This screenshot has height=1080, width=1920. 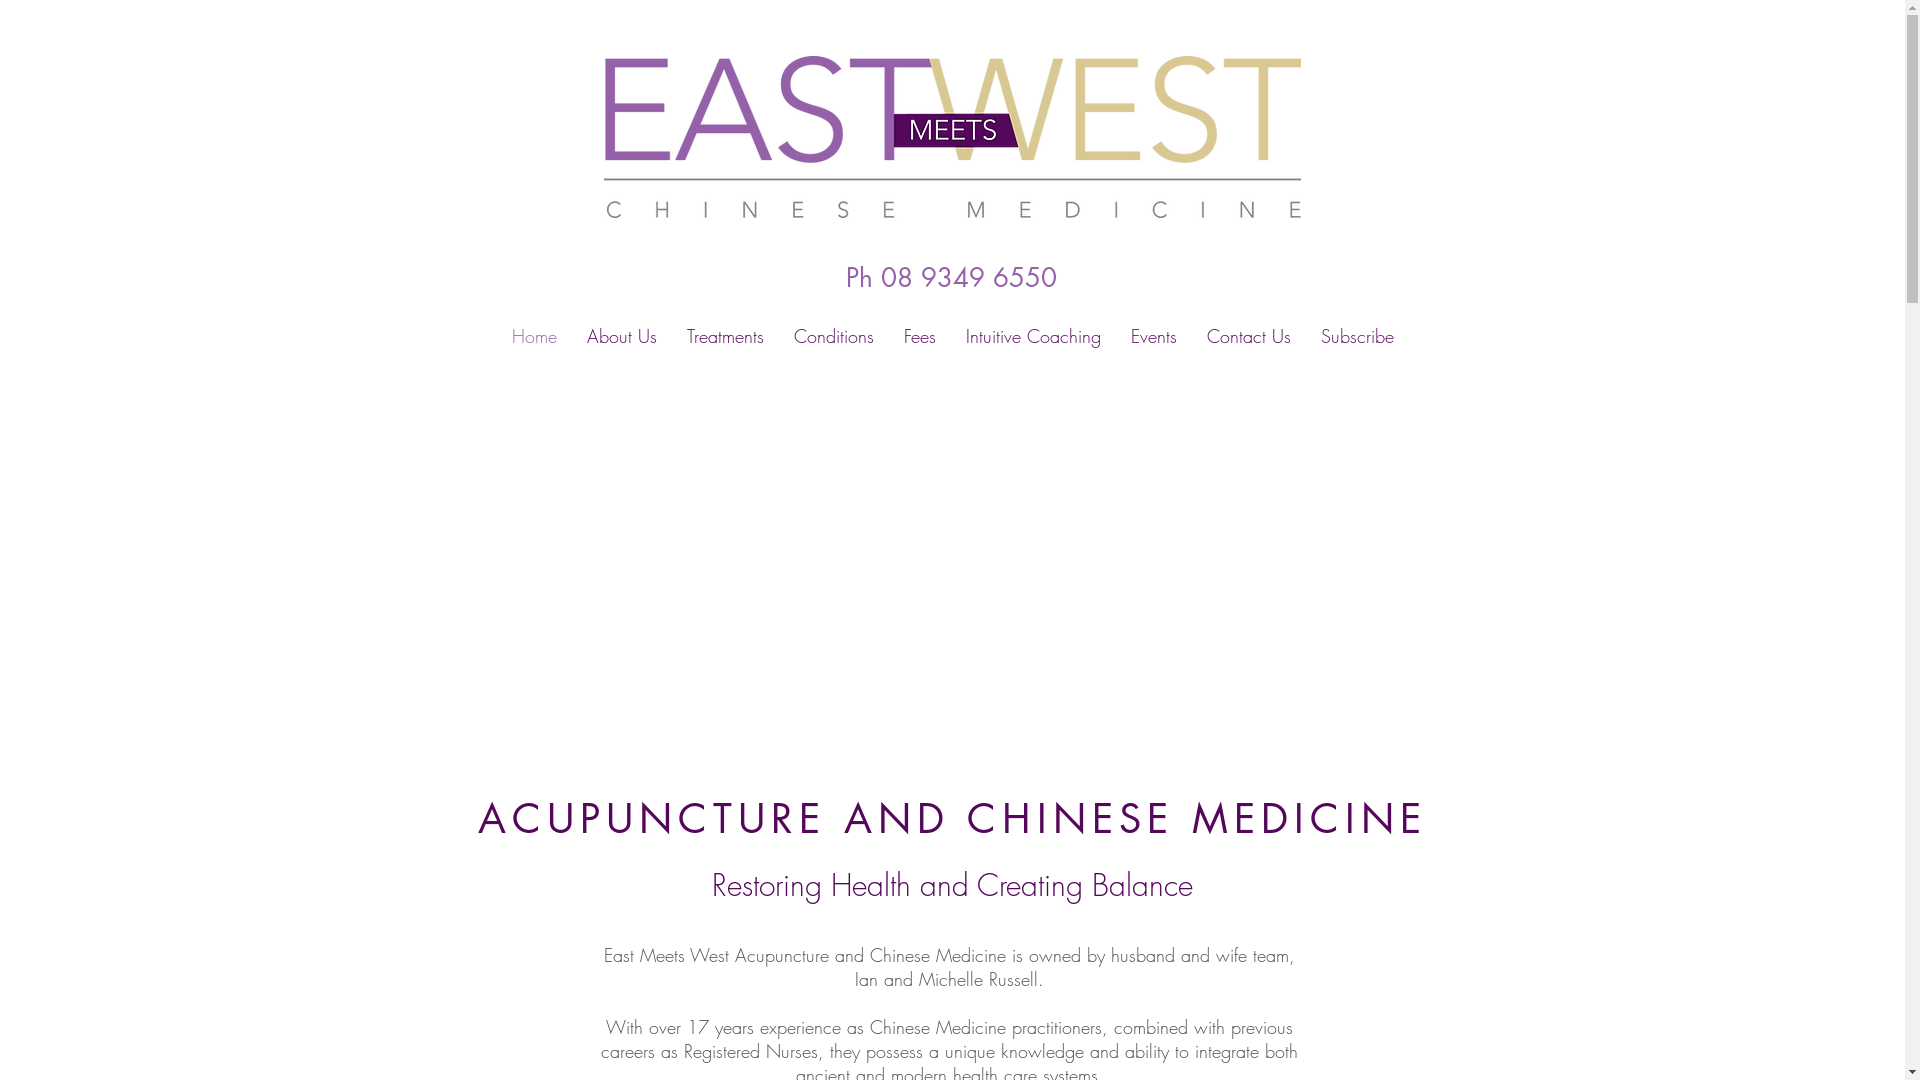 I want to click on 'Treatments', so click(x=724, y=334).